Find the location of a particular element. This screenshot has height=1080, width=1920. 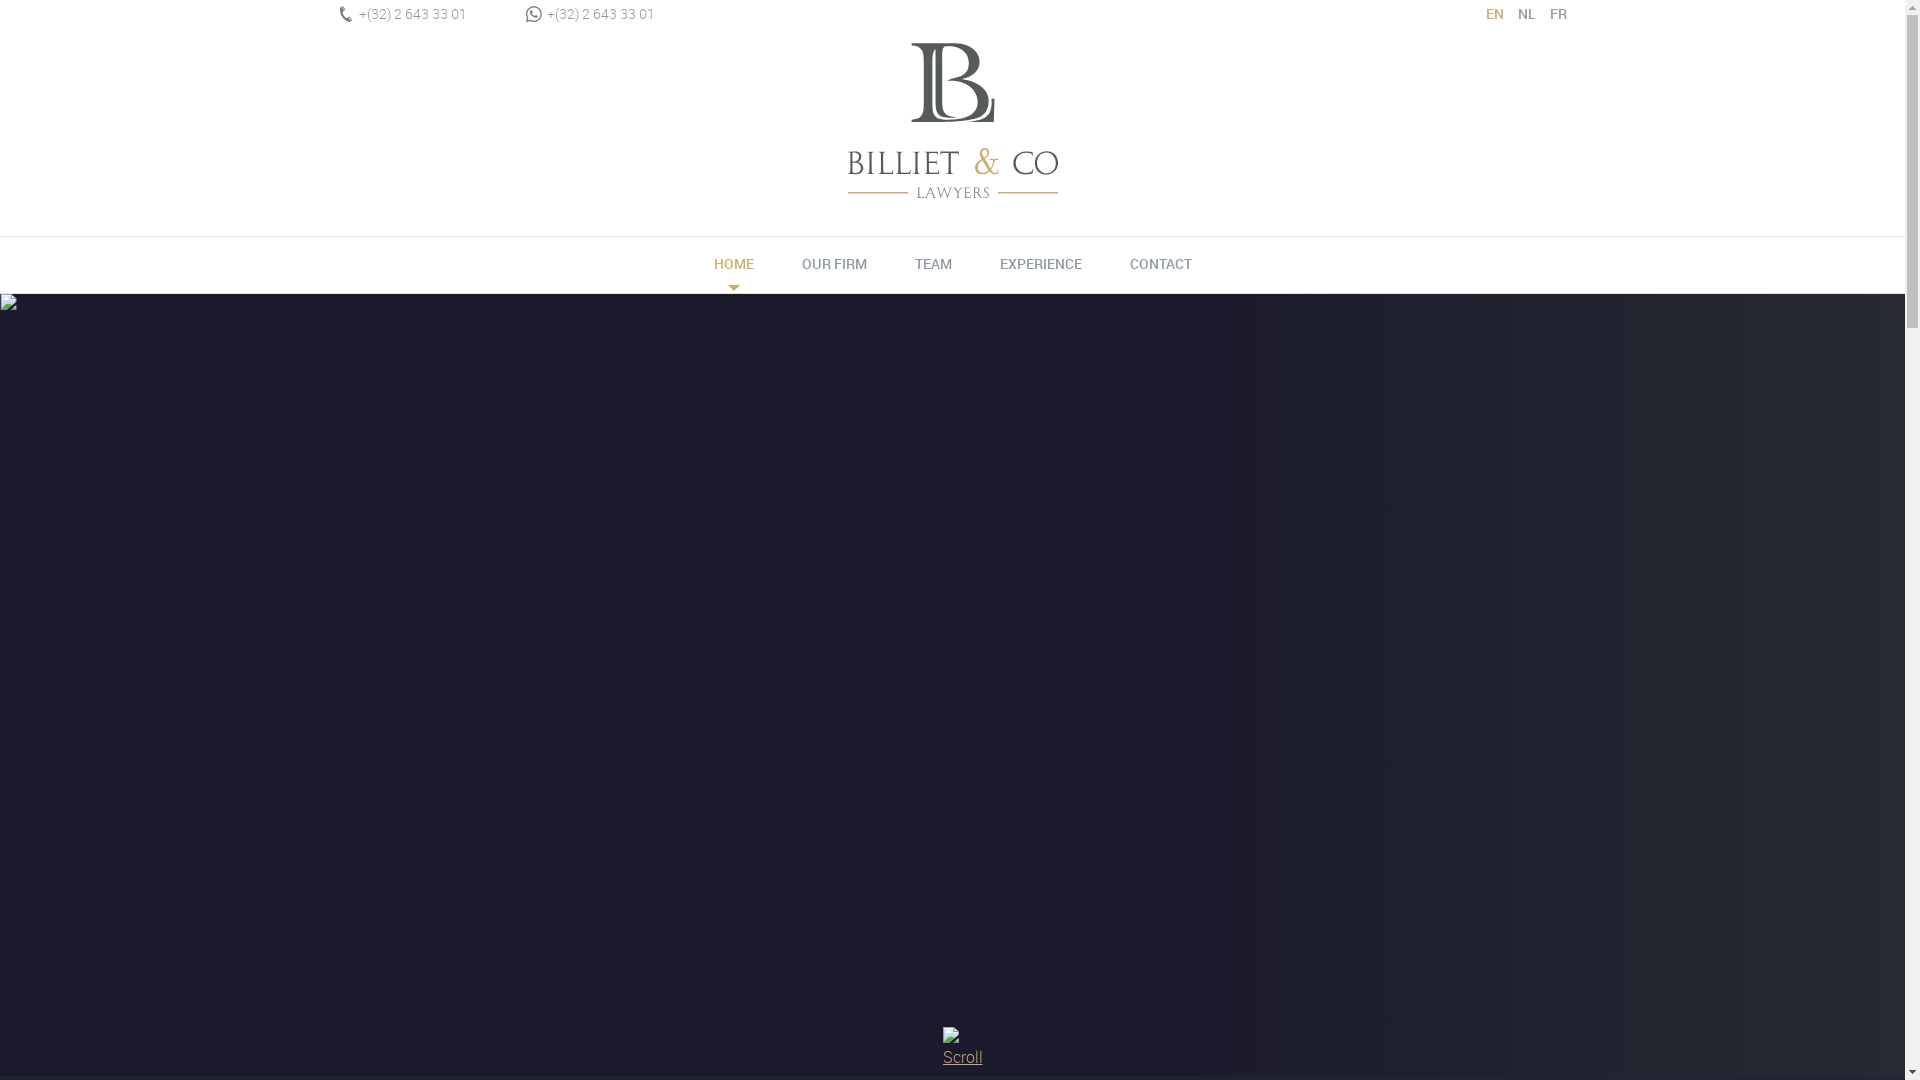

'CONTACT' is located at coordinates (1161, 262).